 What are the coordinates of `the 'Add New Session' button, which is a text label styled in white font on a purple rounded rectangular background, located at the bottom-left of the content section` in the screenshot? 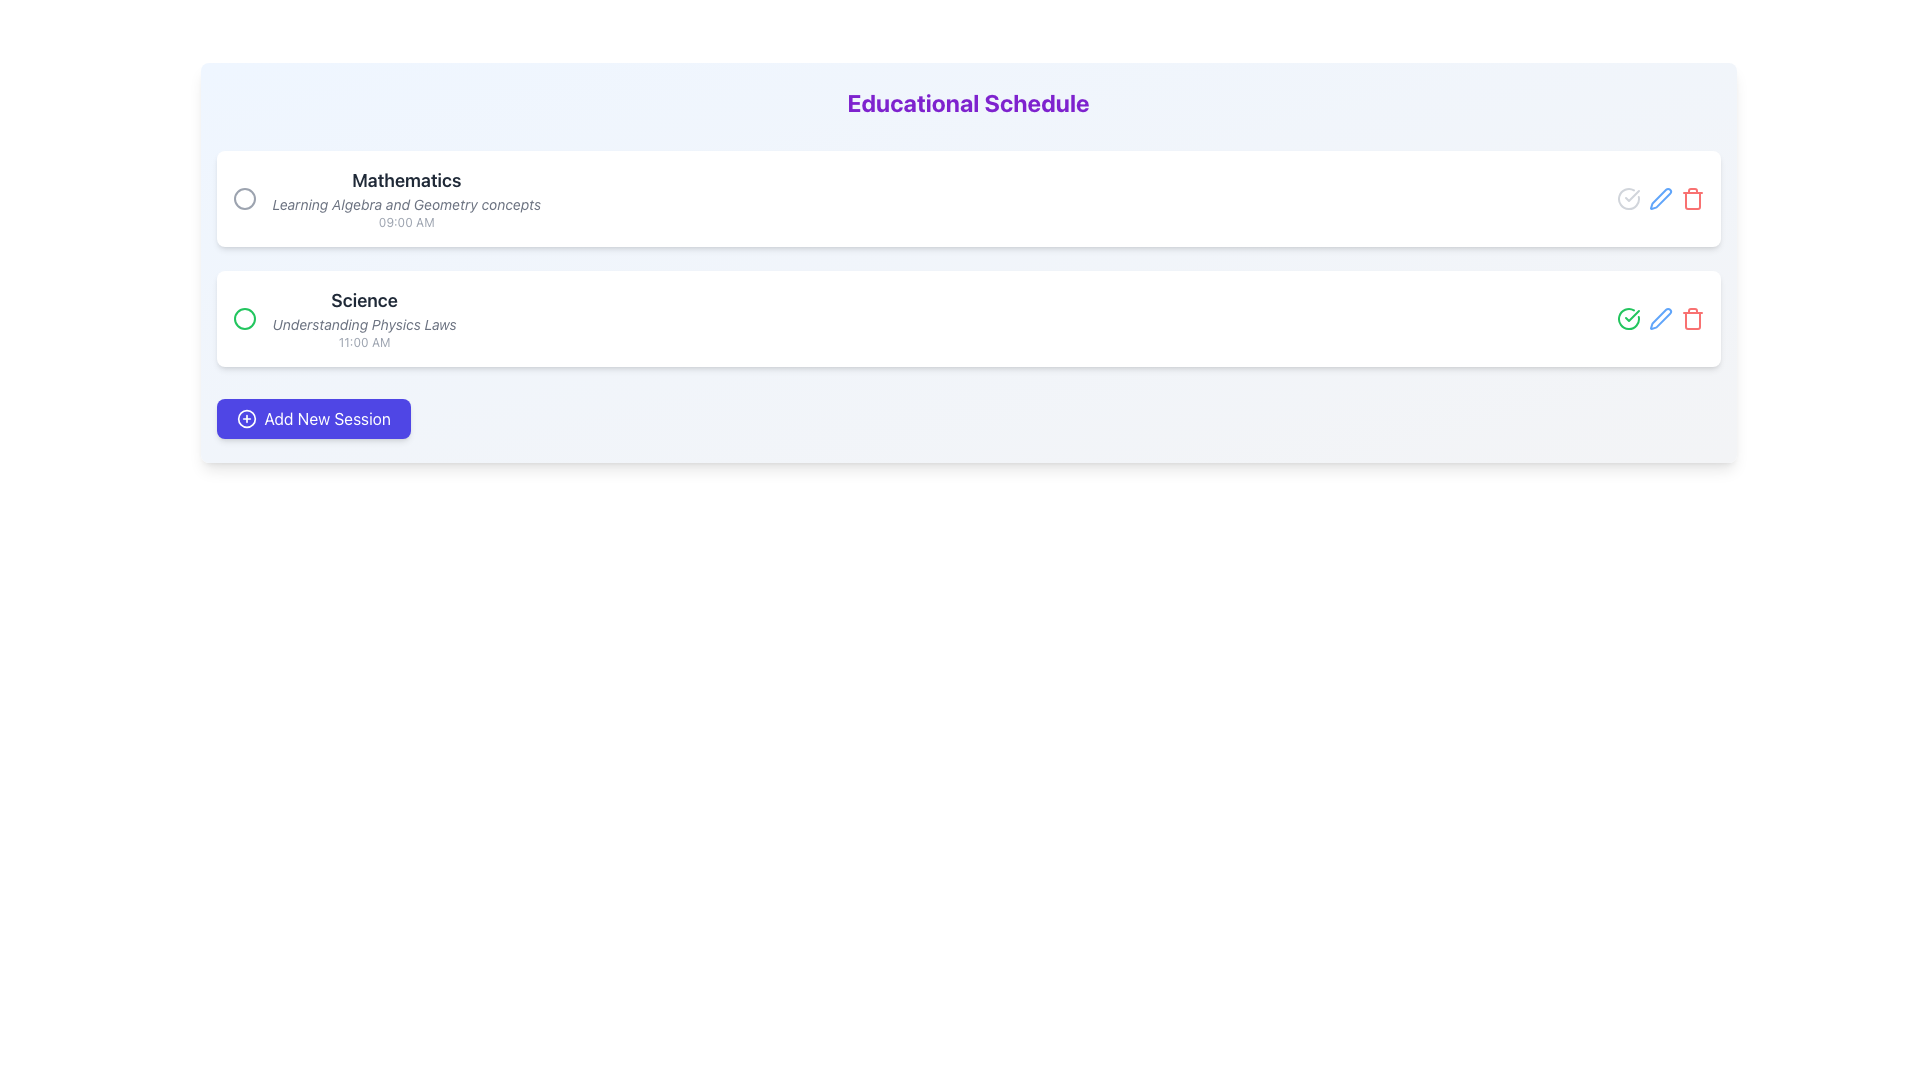 It's located at (327, 418).